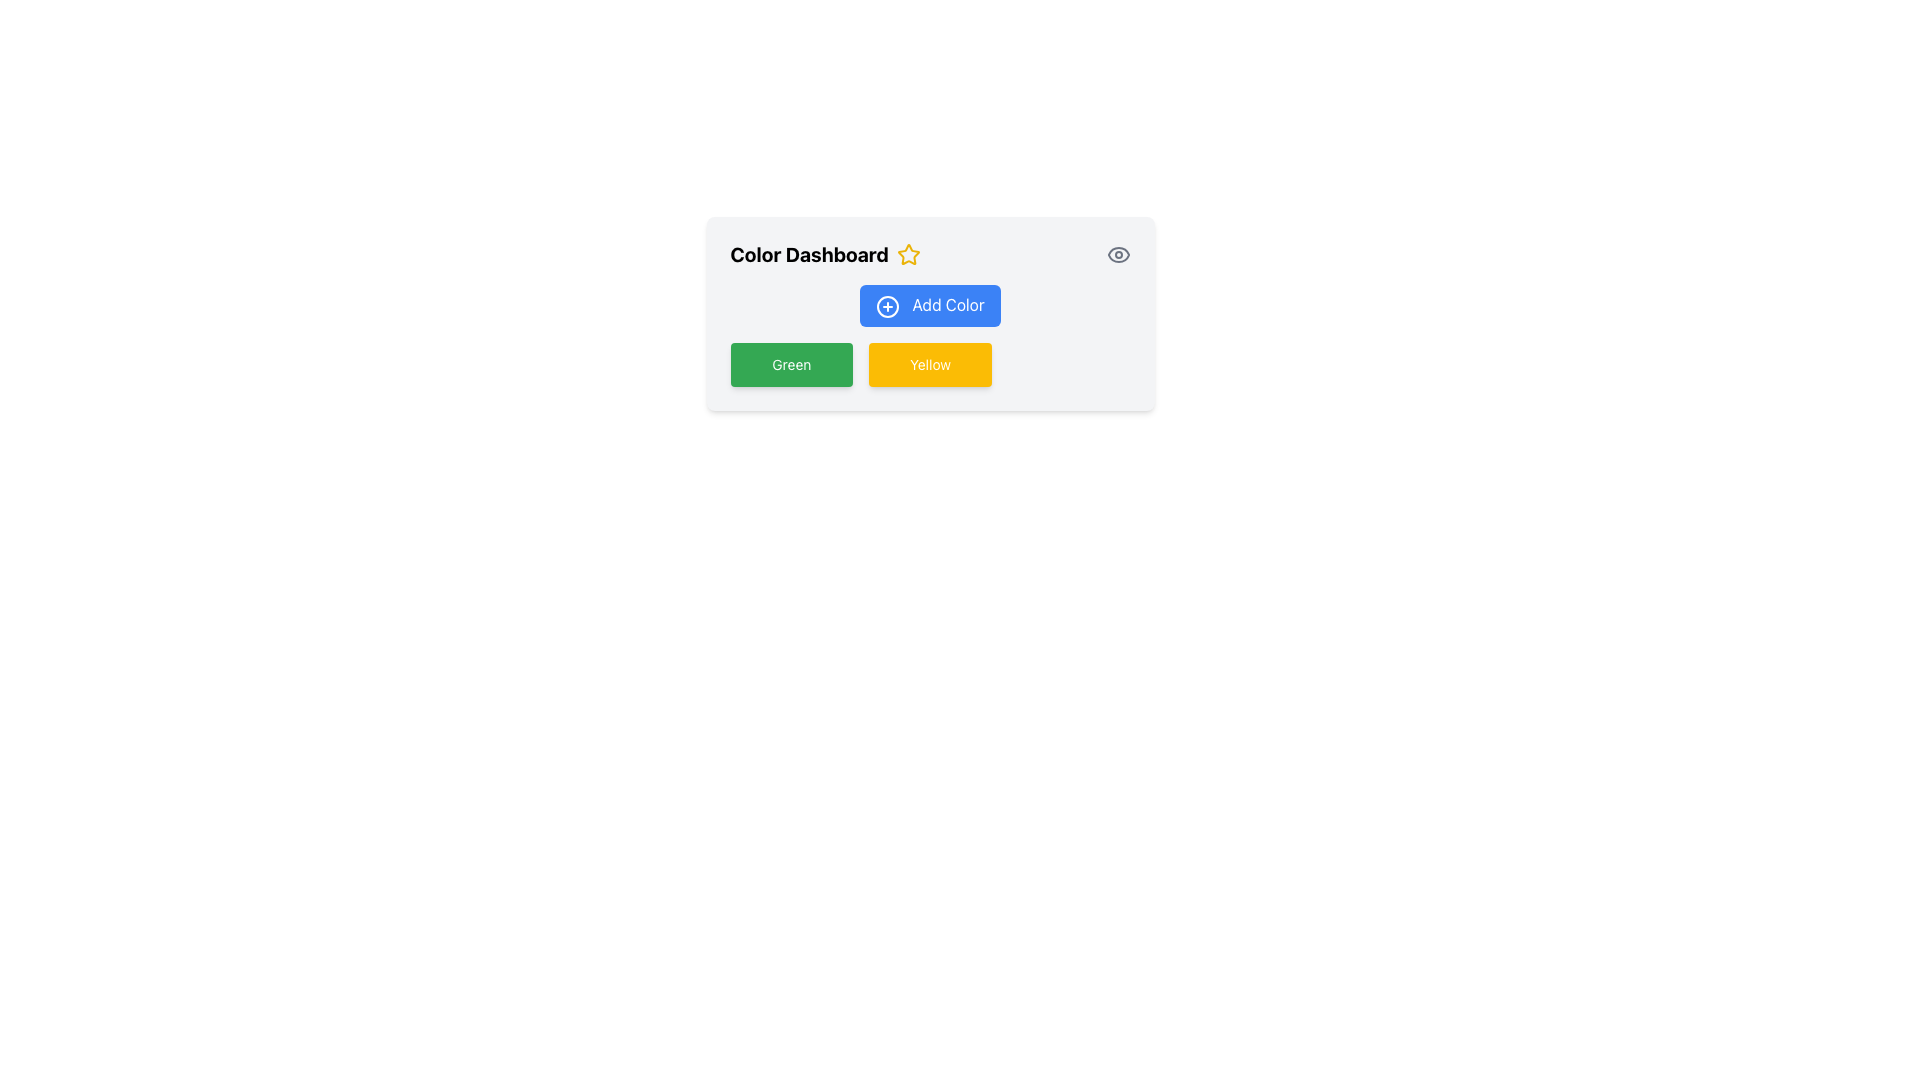 The image size is (1920, 1080). Describe the element at coordinates (929, 364) in the screenshot. I see `the 'Yellow' color label, which is the second button in a horizontal row of two buttons, located to the right of the 'Green' button` at that location.